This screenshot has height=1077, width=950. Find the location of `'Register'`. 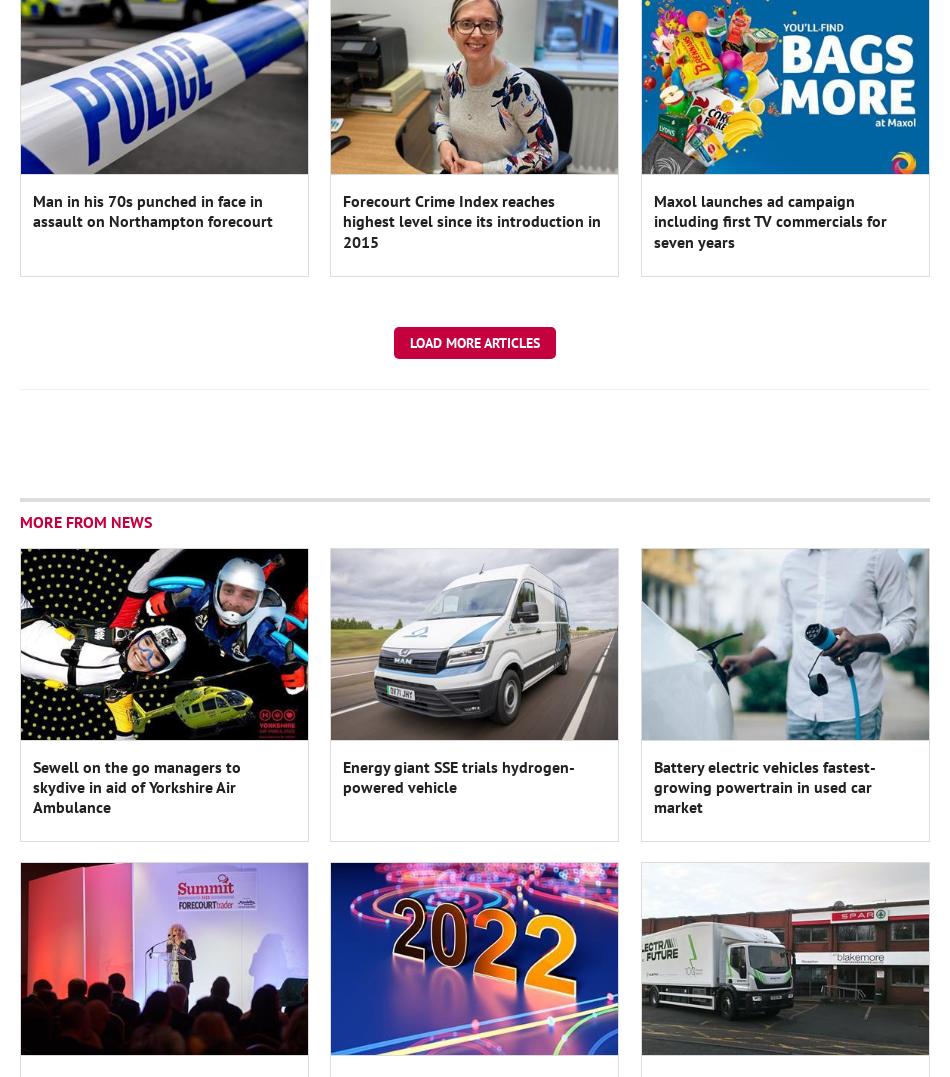

'Register' is located at coordinates (430, 16).